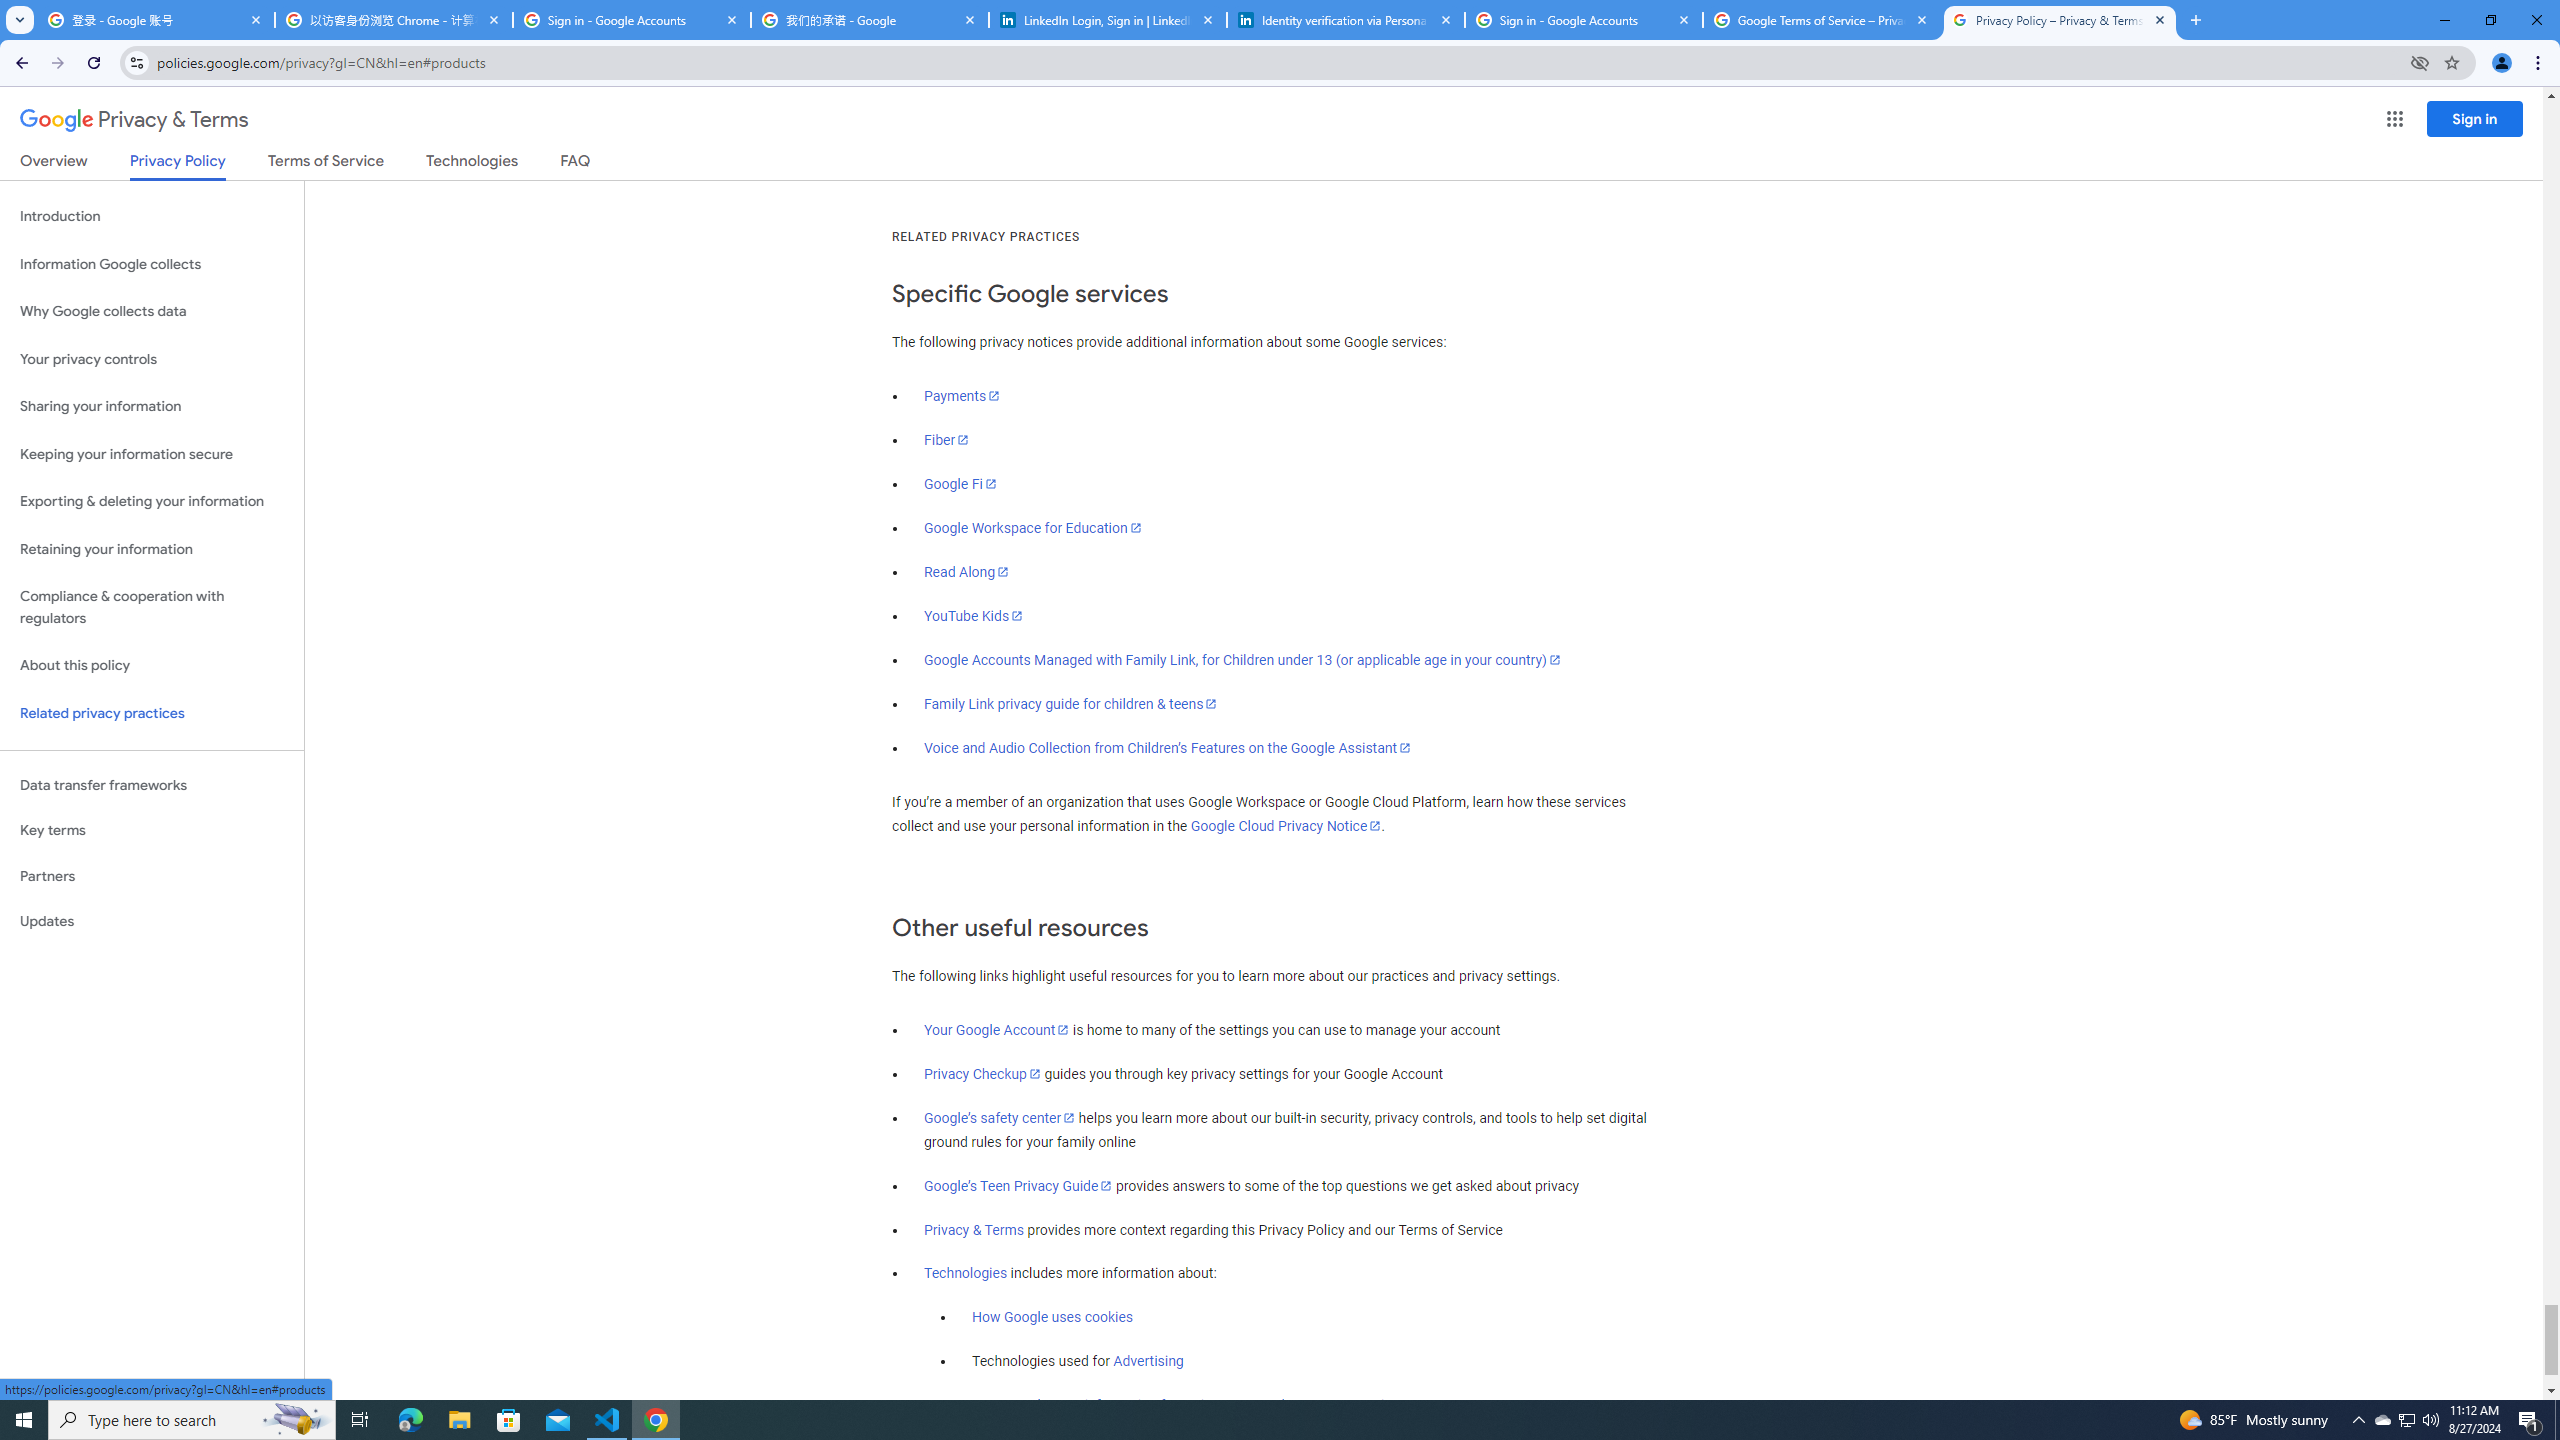 The image size is (2560, 1440). Describe the element at coordinates (966, 570) in the screenshot. I see `'Read Along'` at that location.